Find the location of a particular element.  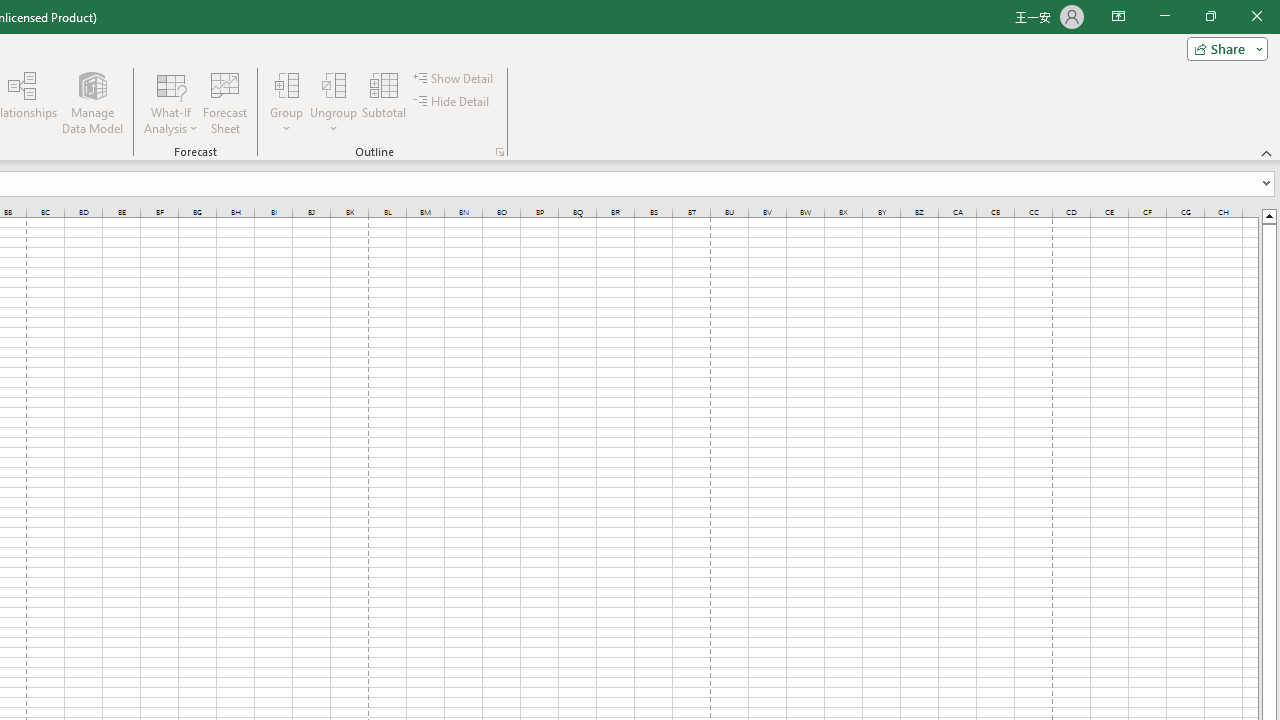

'Forecast Sheet' is located at coordinates (225, 103).